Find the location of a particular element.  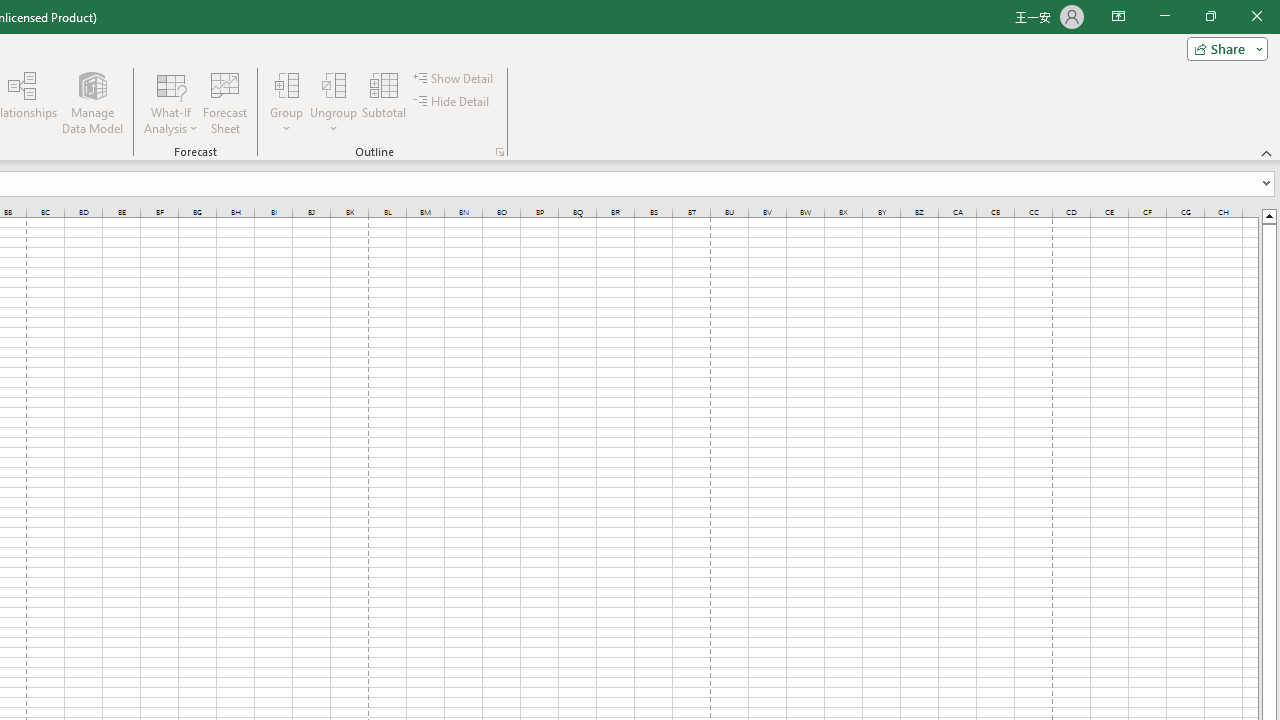

'Forecast Sheet' is located at coordinates (225, 103).